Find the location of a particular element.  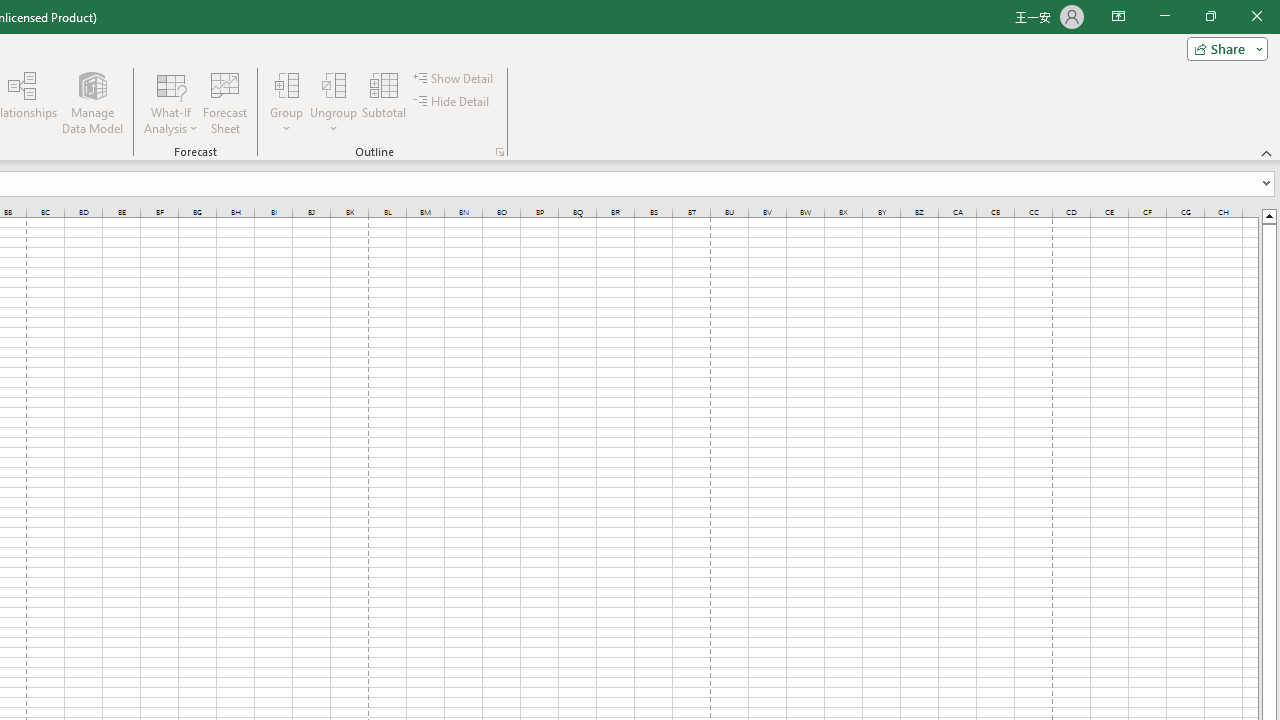

'Forecast Sheet' is located at coordinates (225, 103).